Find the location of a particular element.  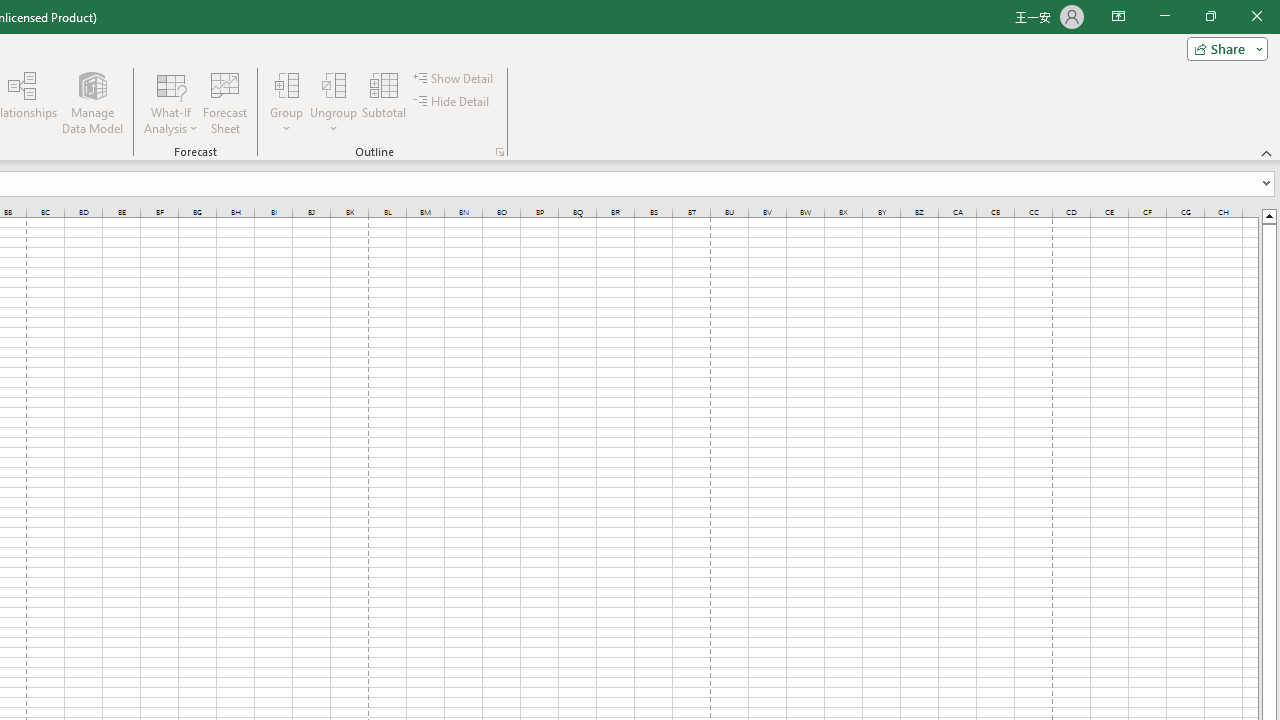

'Forecast Sheet' is located at coordinates (225, 103).